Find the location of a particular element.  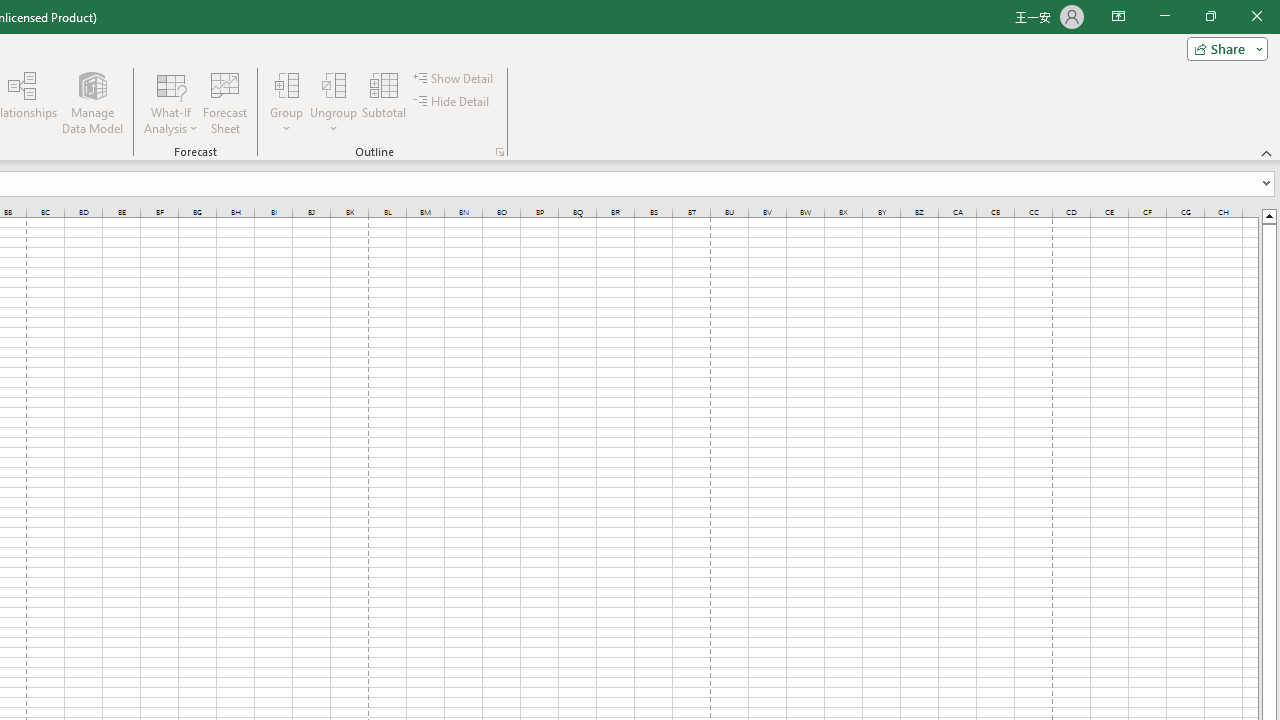

'Forecast Sheet' is located at coordinates (225, 103).